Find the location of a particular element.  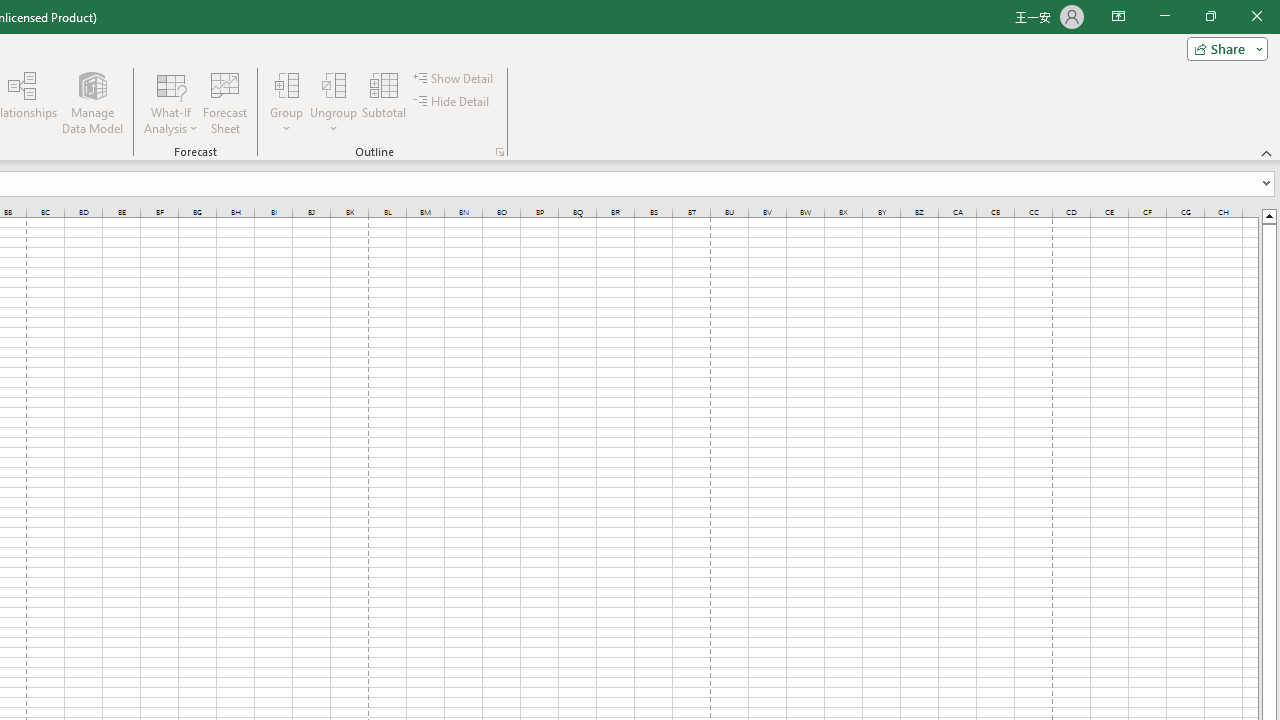

'Forecast Sheet' is located at coordinates (225, 103).